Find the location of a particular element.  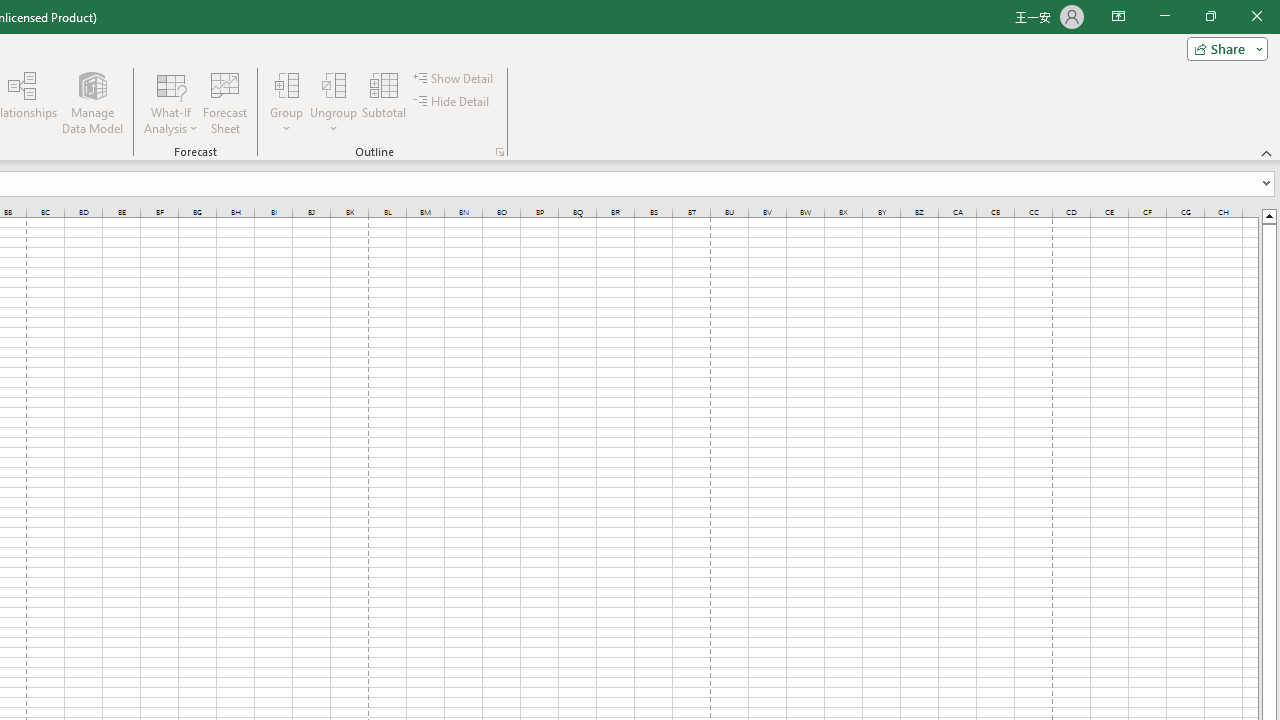

'Forecast Sheet' is located at coordinates (225, 103).